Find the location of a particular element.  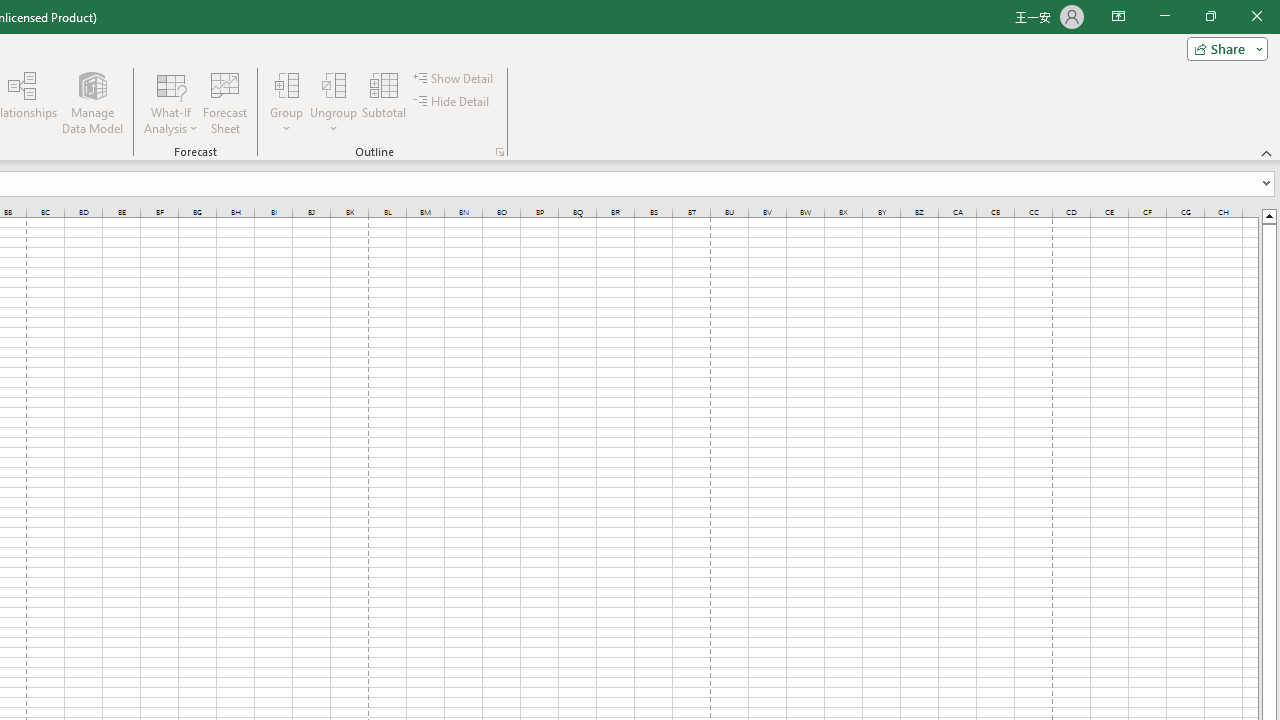

'Forecast Sheet' is located at coordinates (225, 103).